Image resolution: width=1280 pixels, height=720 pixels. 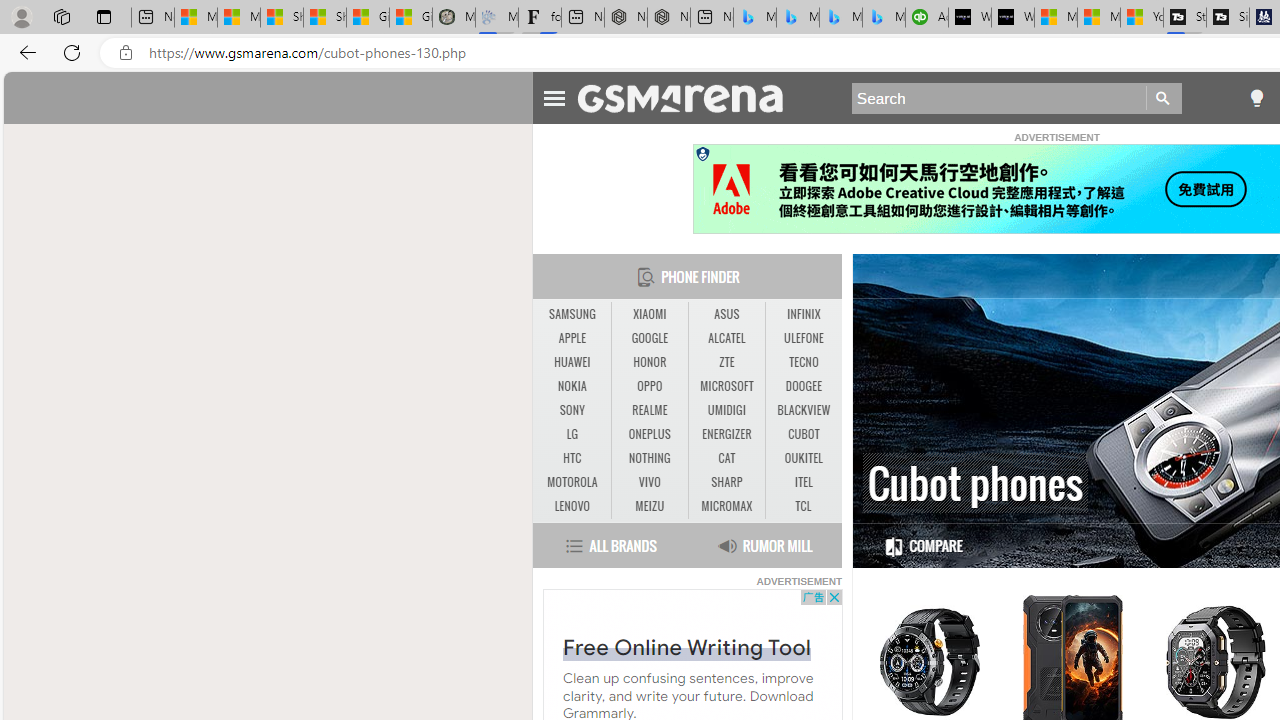 I want to click on 'Manatee Mortality Statistics | FWC', so click(x=452, y=17).